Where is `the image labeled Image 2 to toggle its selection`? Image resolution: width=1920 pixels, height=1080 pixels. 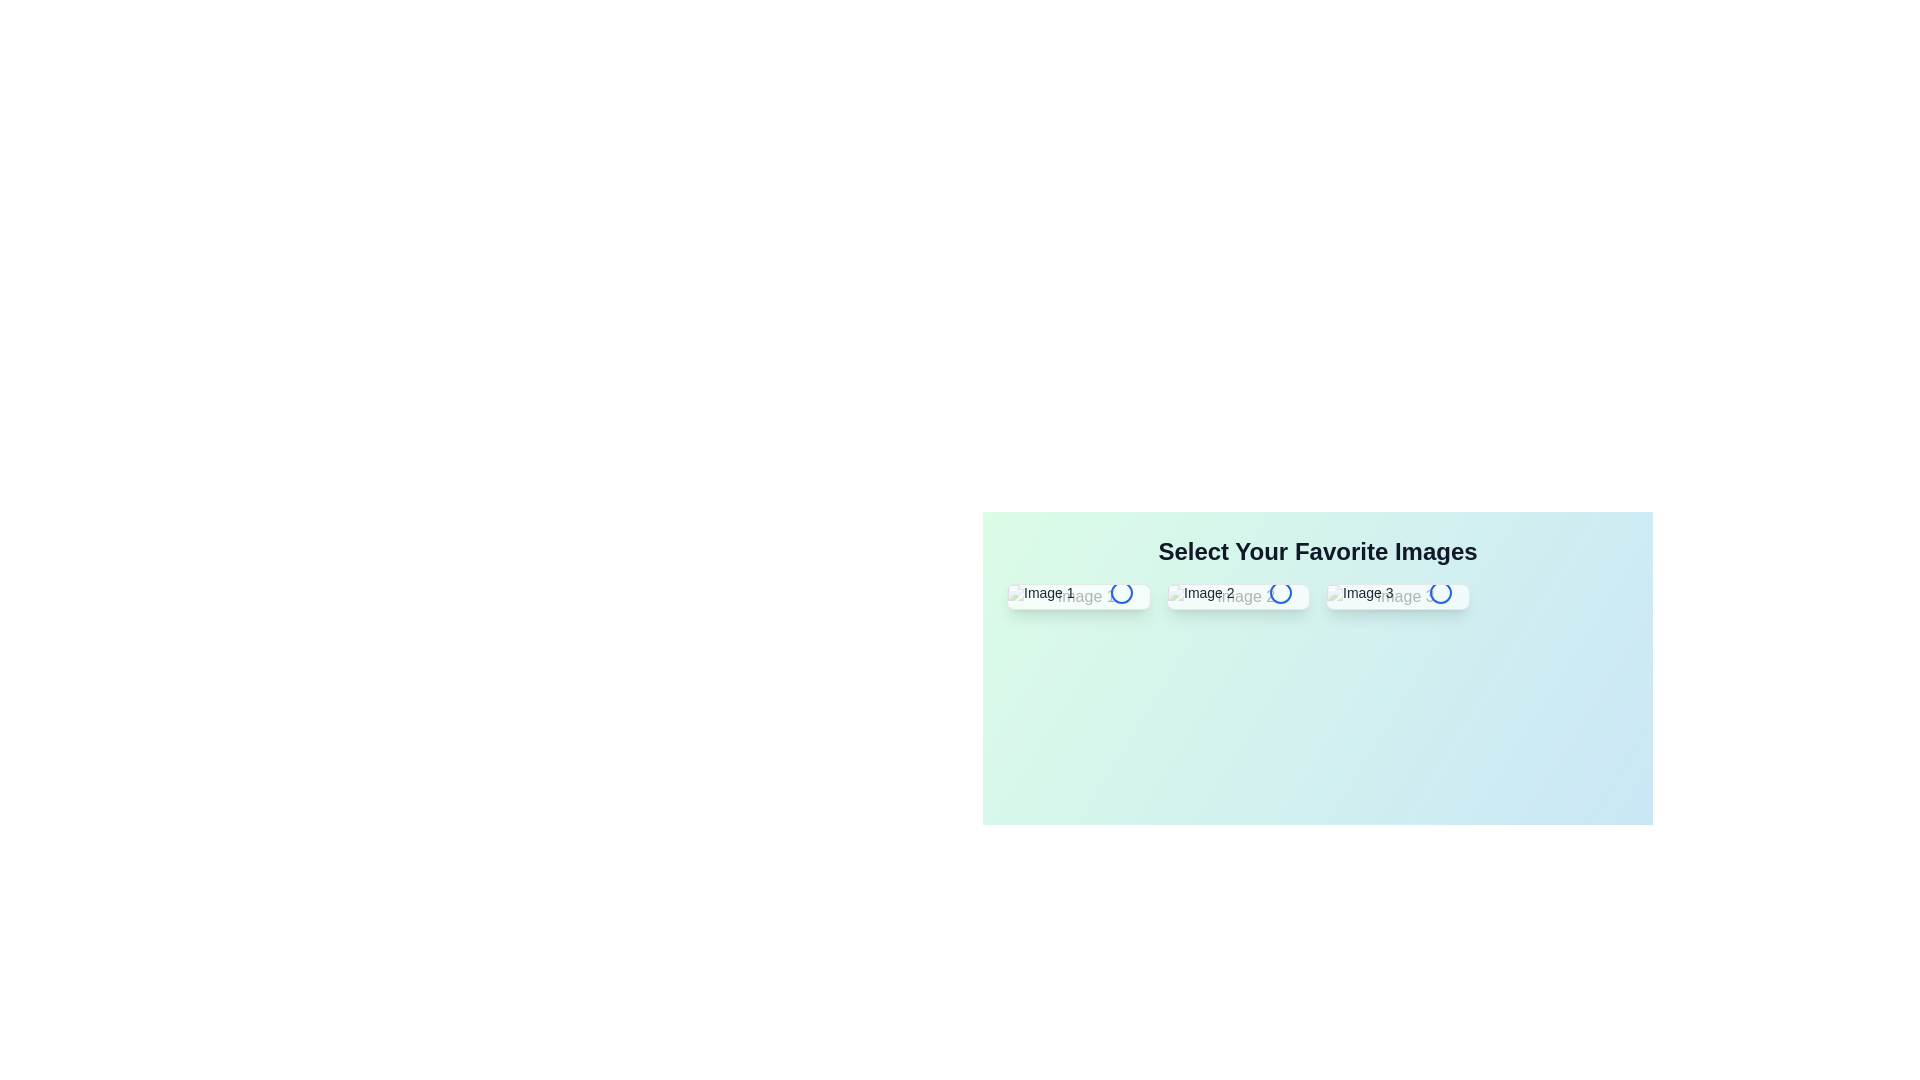 the image labeled Image 2 to toggle its selection is located at coordinates (1237, 596).